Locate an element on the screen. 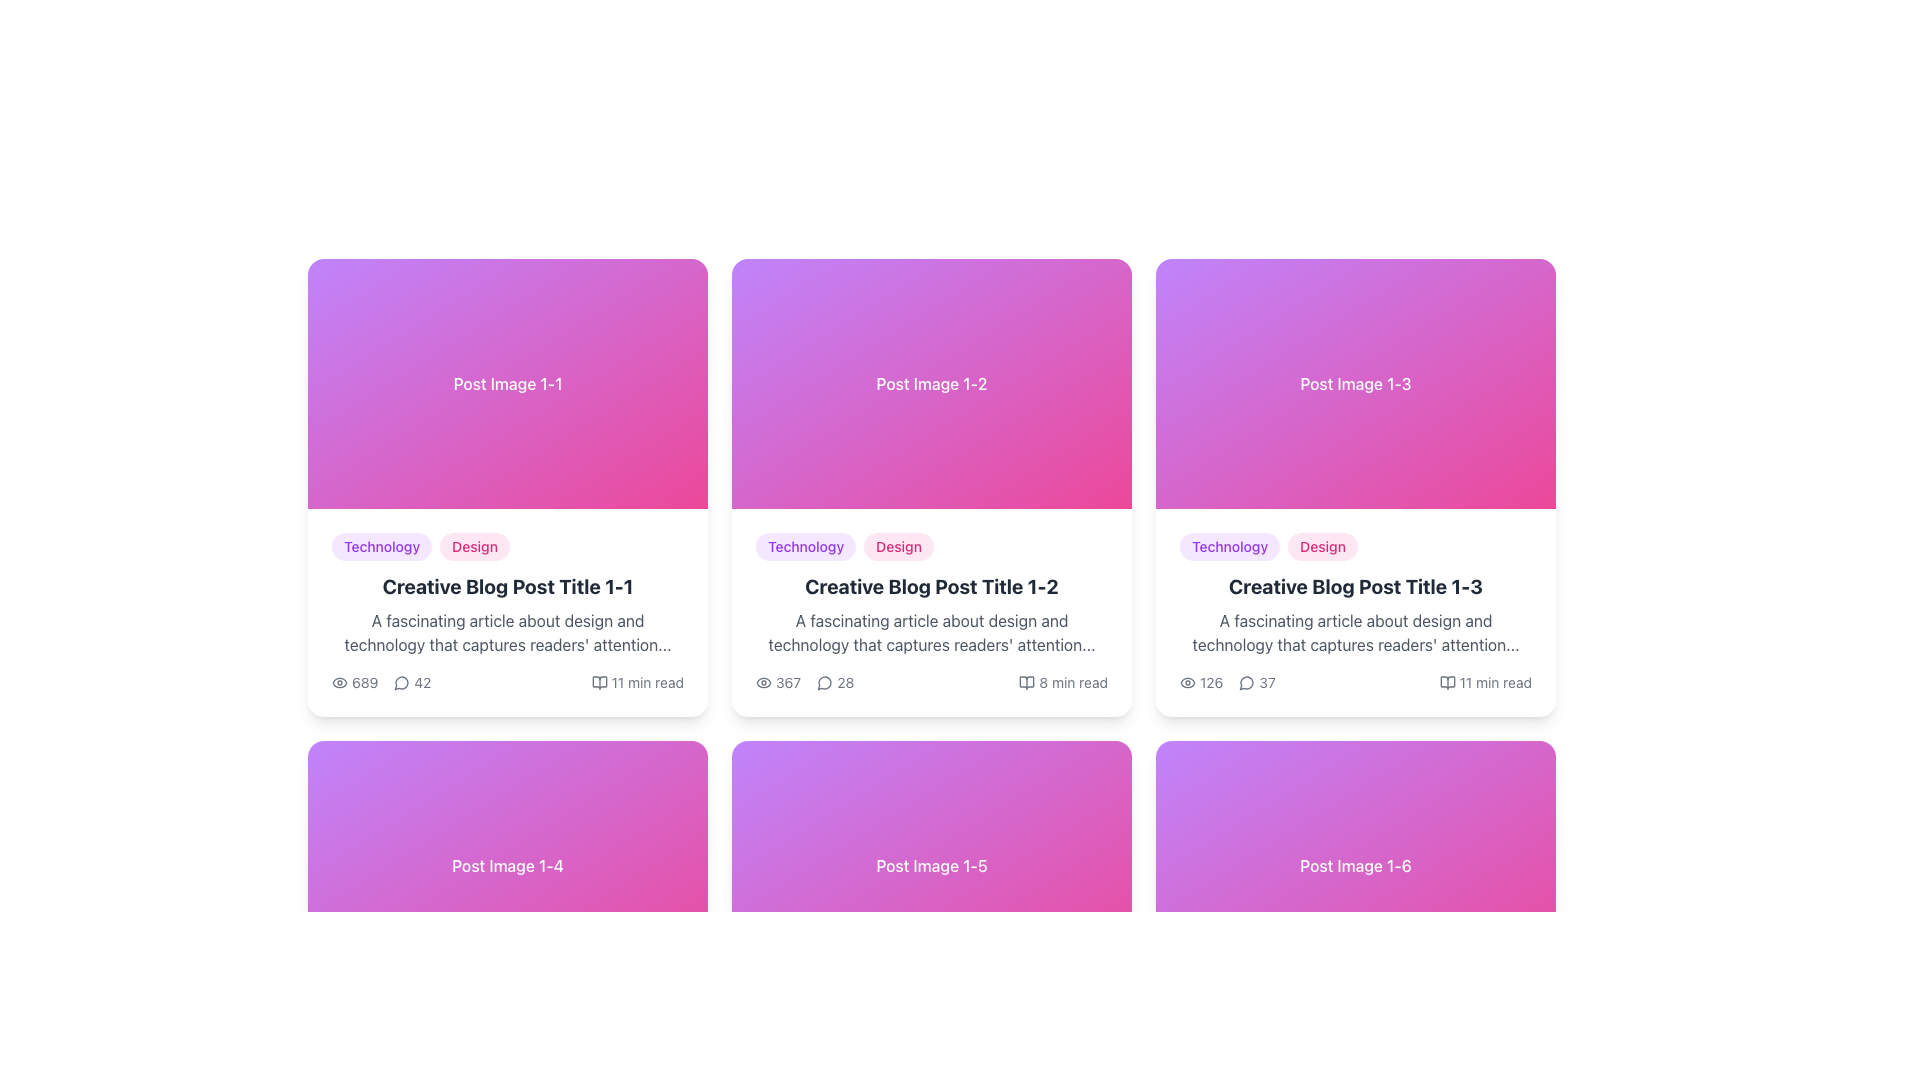 Image resolution: width=1920 pixels, height=1080 pixels. the small, black outline icon of an open book located to the left of the text '11 min read' at the bottom-right corner of the card for the blog post titled 'Creative Blog Post Title 1-3' is located at coordinates (1447, 681).